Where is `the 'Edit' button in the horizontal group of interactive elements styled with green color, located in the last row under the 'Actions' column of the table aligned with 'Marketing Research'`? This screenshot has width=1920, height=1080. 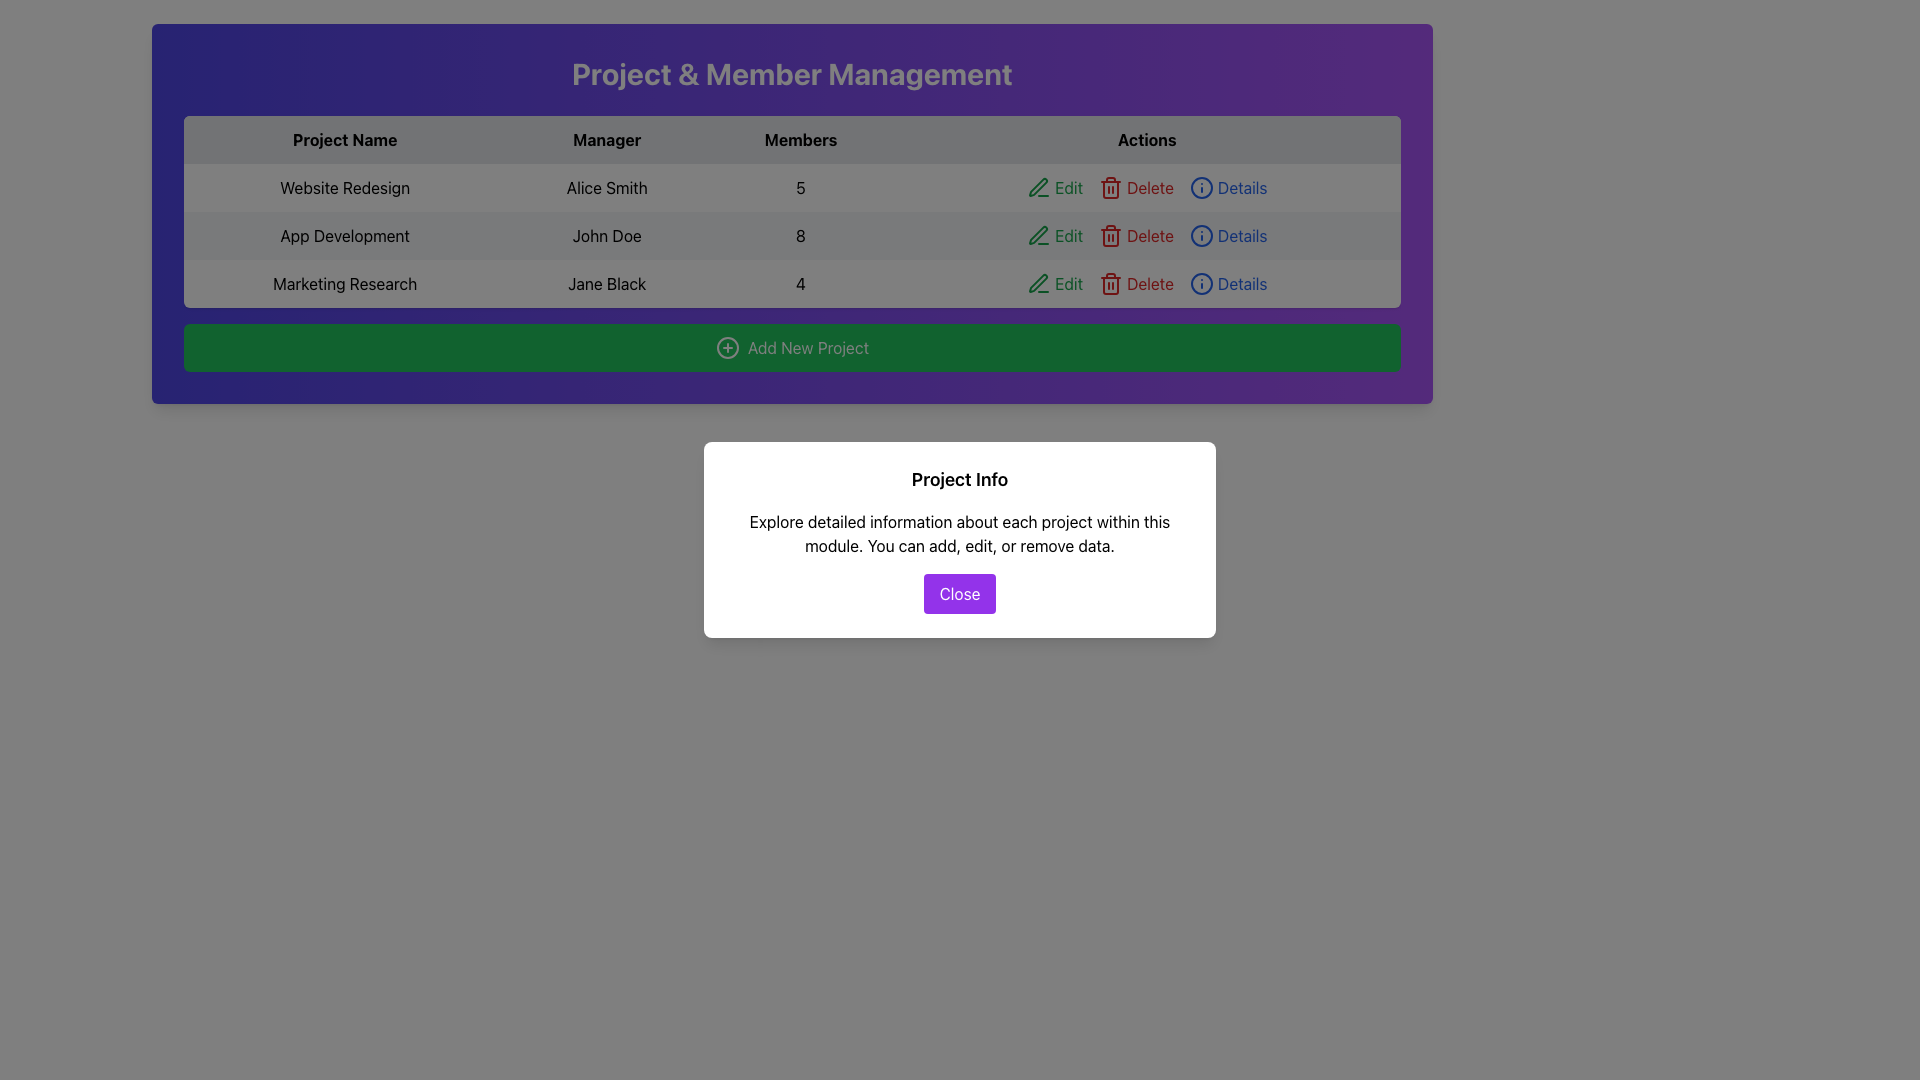
the 'Edit' button in the horizontal group of interactive elements styled with green color, located in the last row under the 'Actions' column of the table aligned with 'Marketing Research' is located at coordinates (1147, 284).